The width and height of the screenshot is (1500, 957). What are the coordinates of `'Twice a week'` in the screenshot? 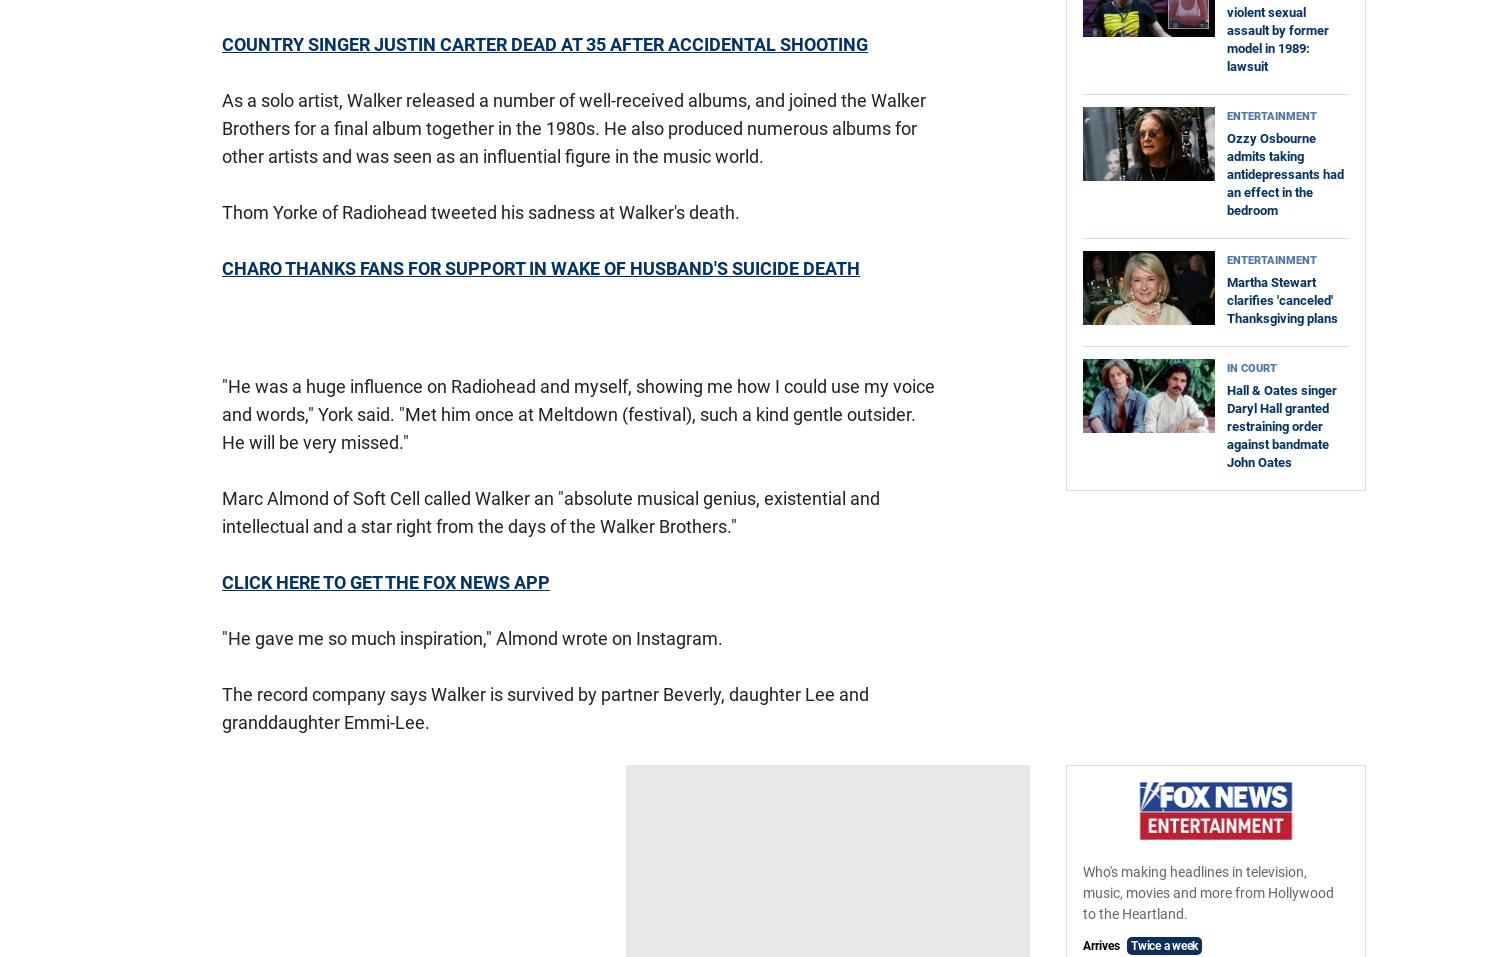 It's located at (1164, 945).